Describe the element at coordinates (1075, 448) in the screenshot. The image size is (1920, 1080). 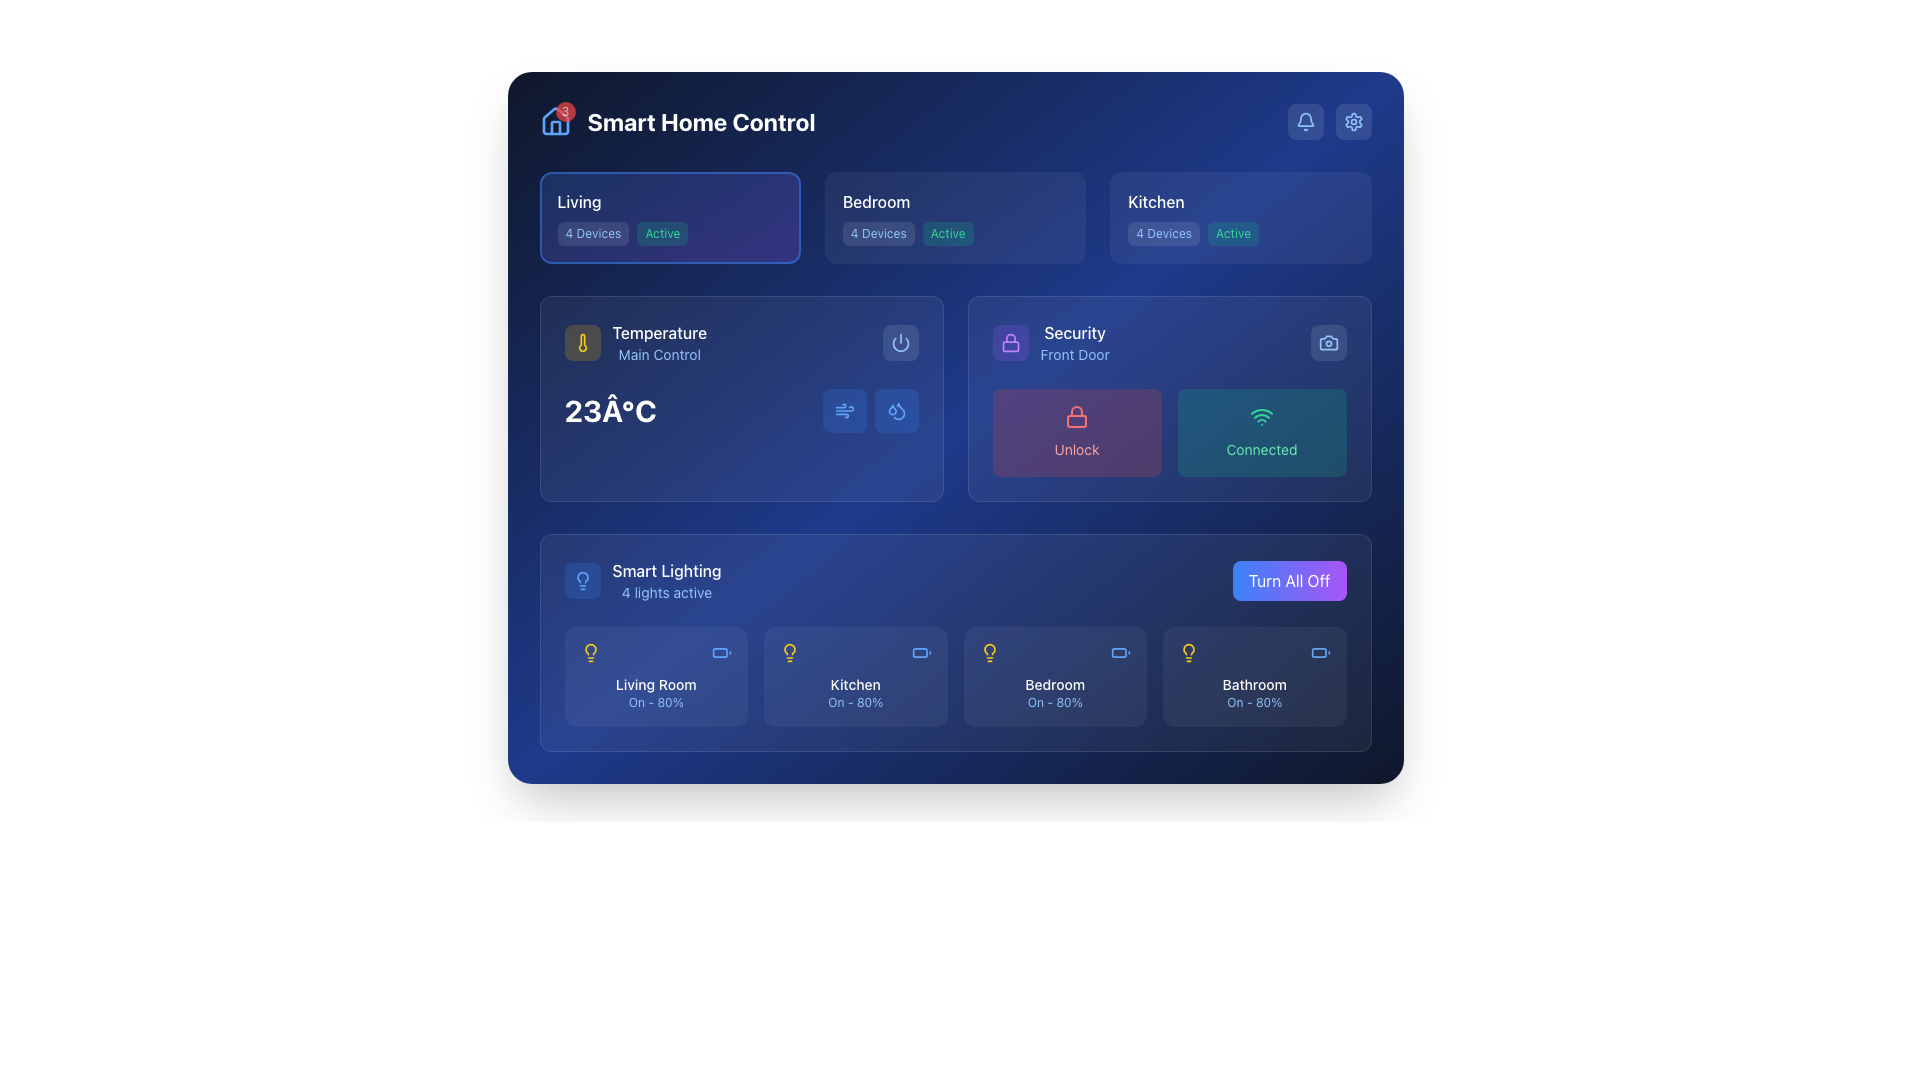
I see `the 'Unlock' text label, which is styled in light red and located within a button-like background in the 'Security' section` at that location.